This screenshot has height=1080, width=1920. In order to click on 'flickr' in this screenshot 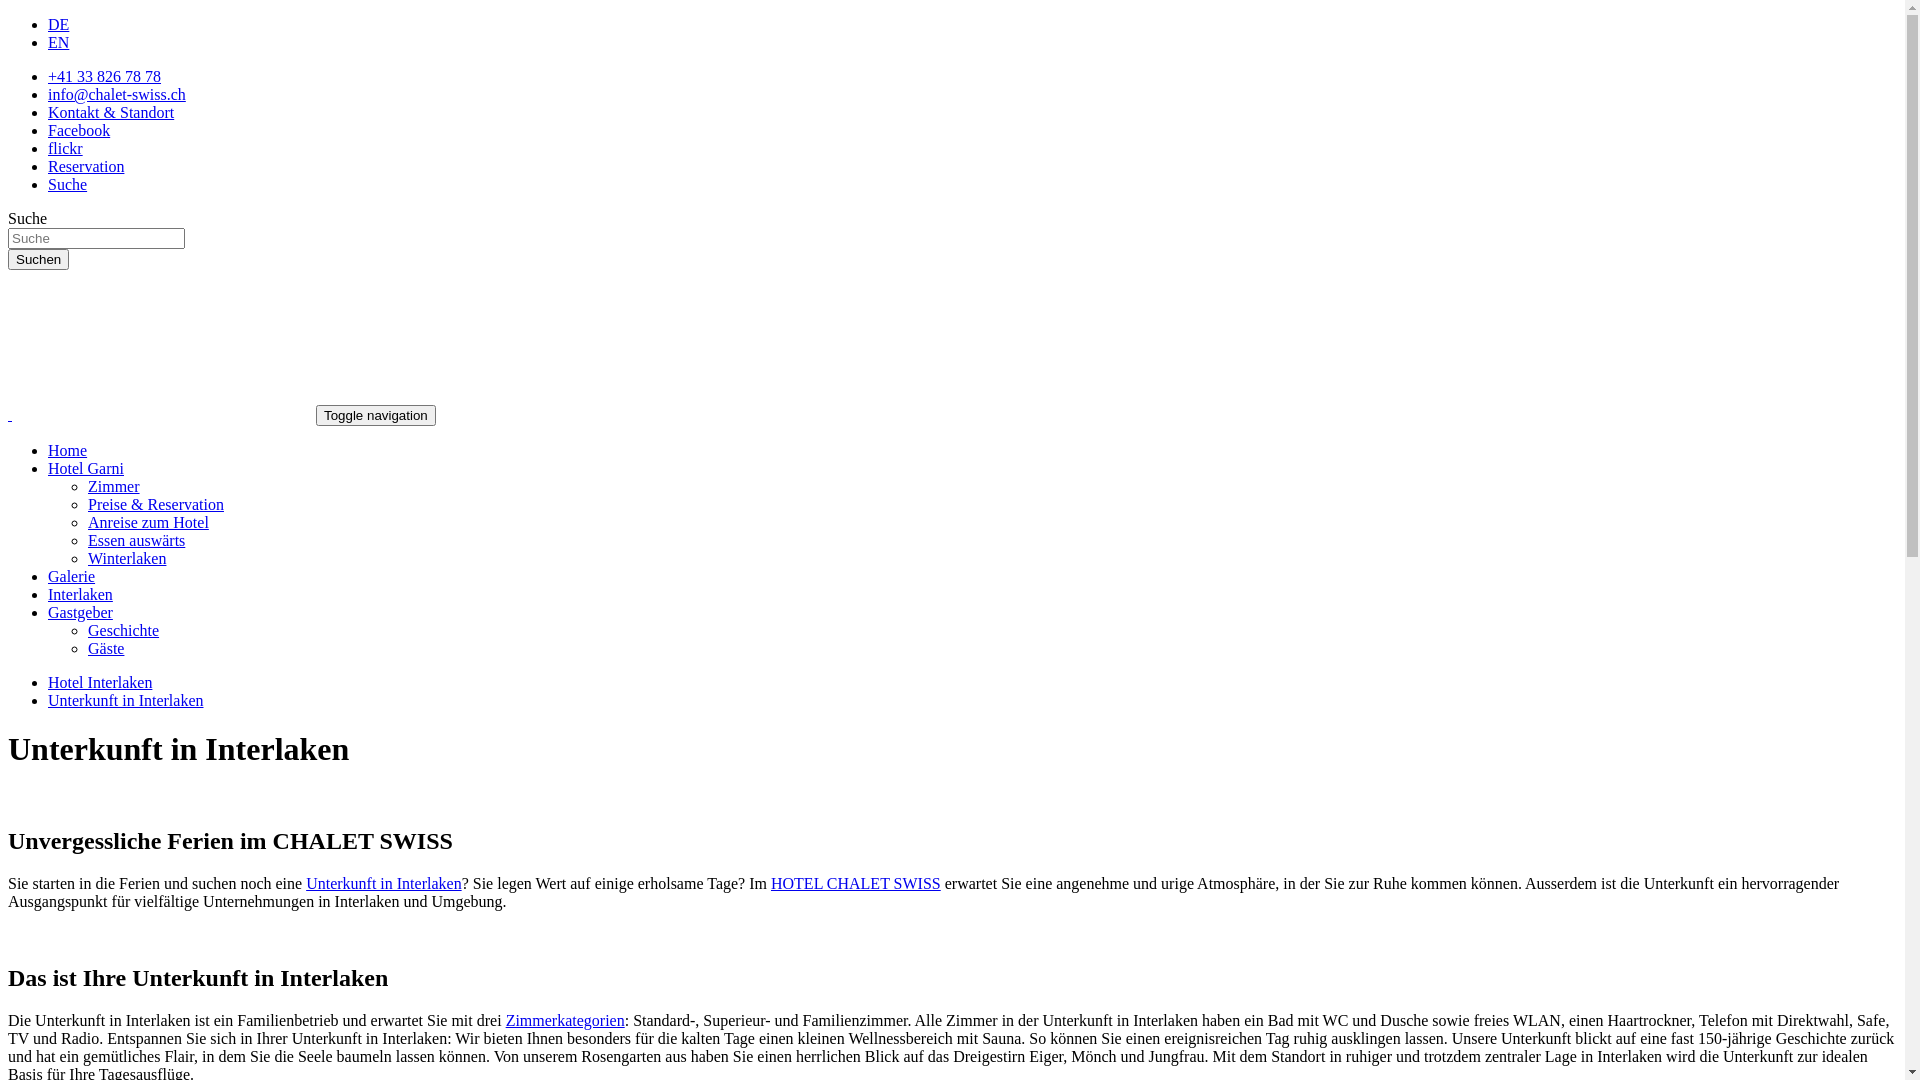, I will do `click(65, 147)`.